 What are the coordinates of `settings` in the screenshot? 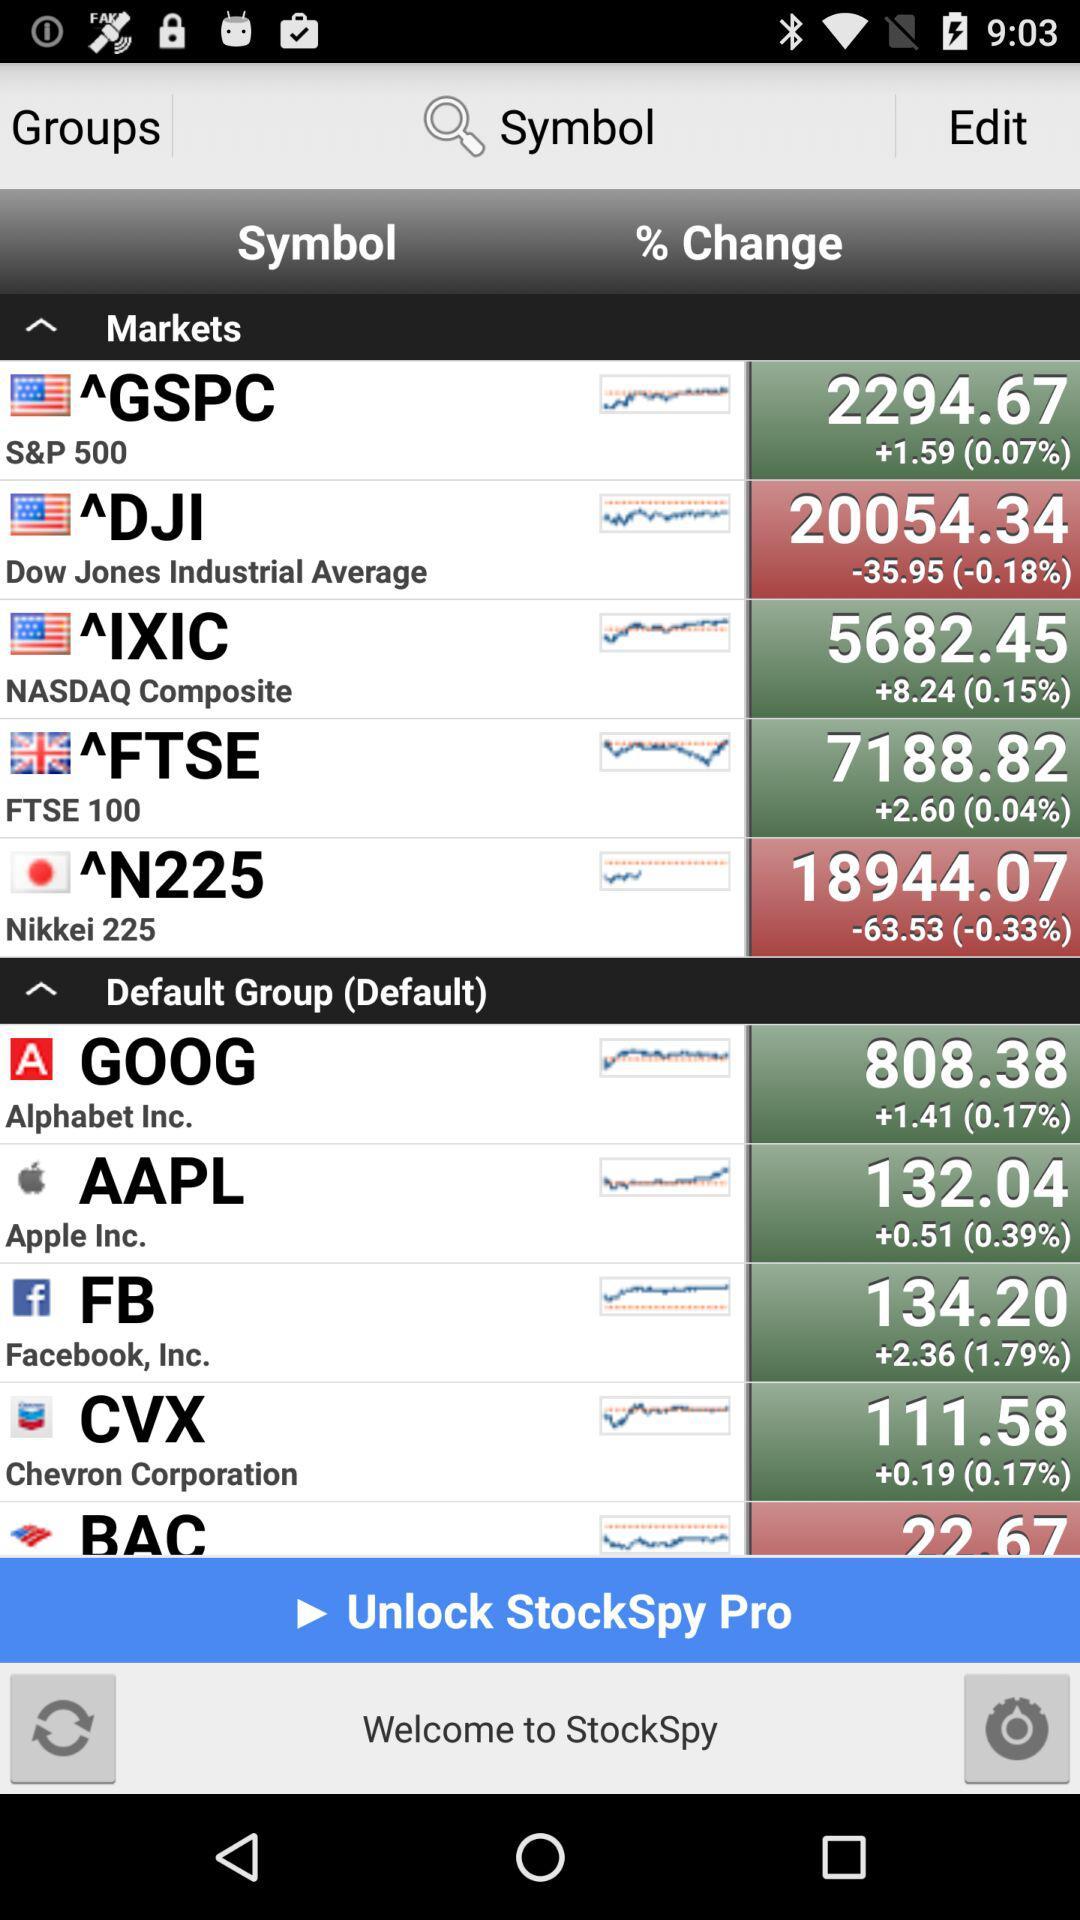 It's located at (1017, 1727).